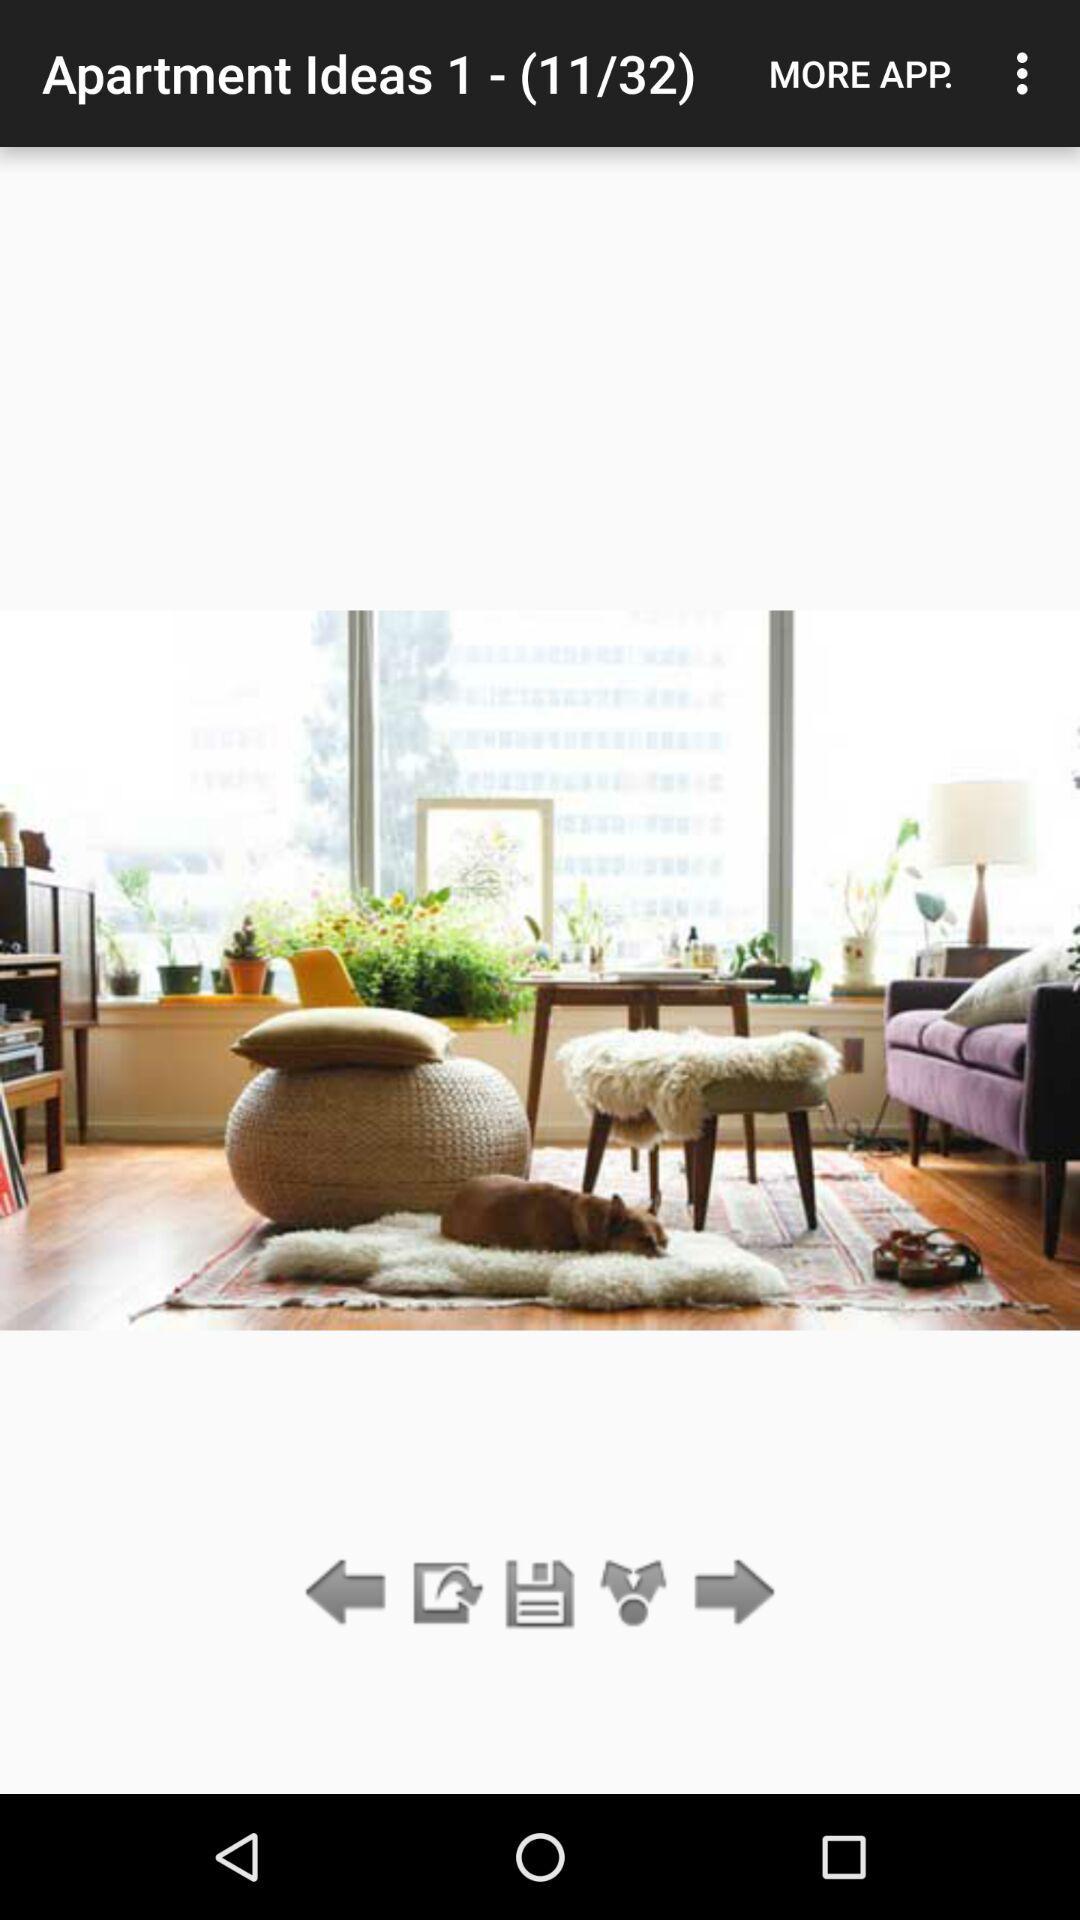  Describe the element at coordinates (634, 1593) in the screenshot. I see `the share icon` at that location.